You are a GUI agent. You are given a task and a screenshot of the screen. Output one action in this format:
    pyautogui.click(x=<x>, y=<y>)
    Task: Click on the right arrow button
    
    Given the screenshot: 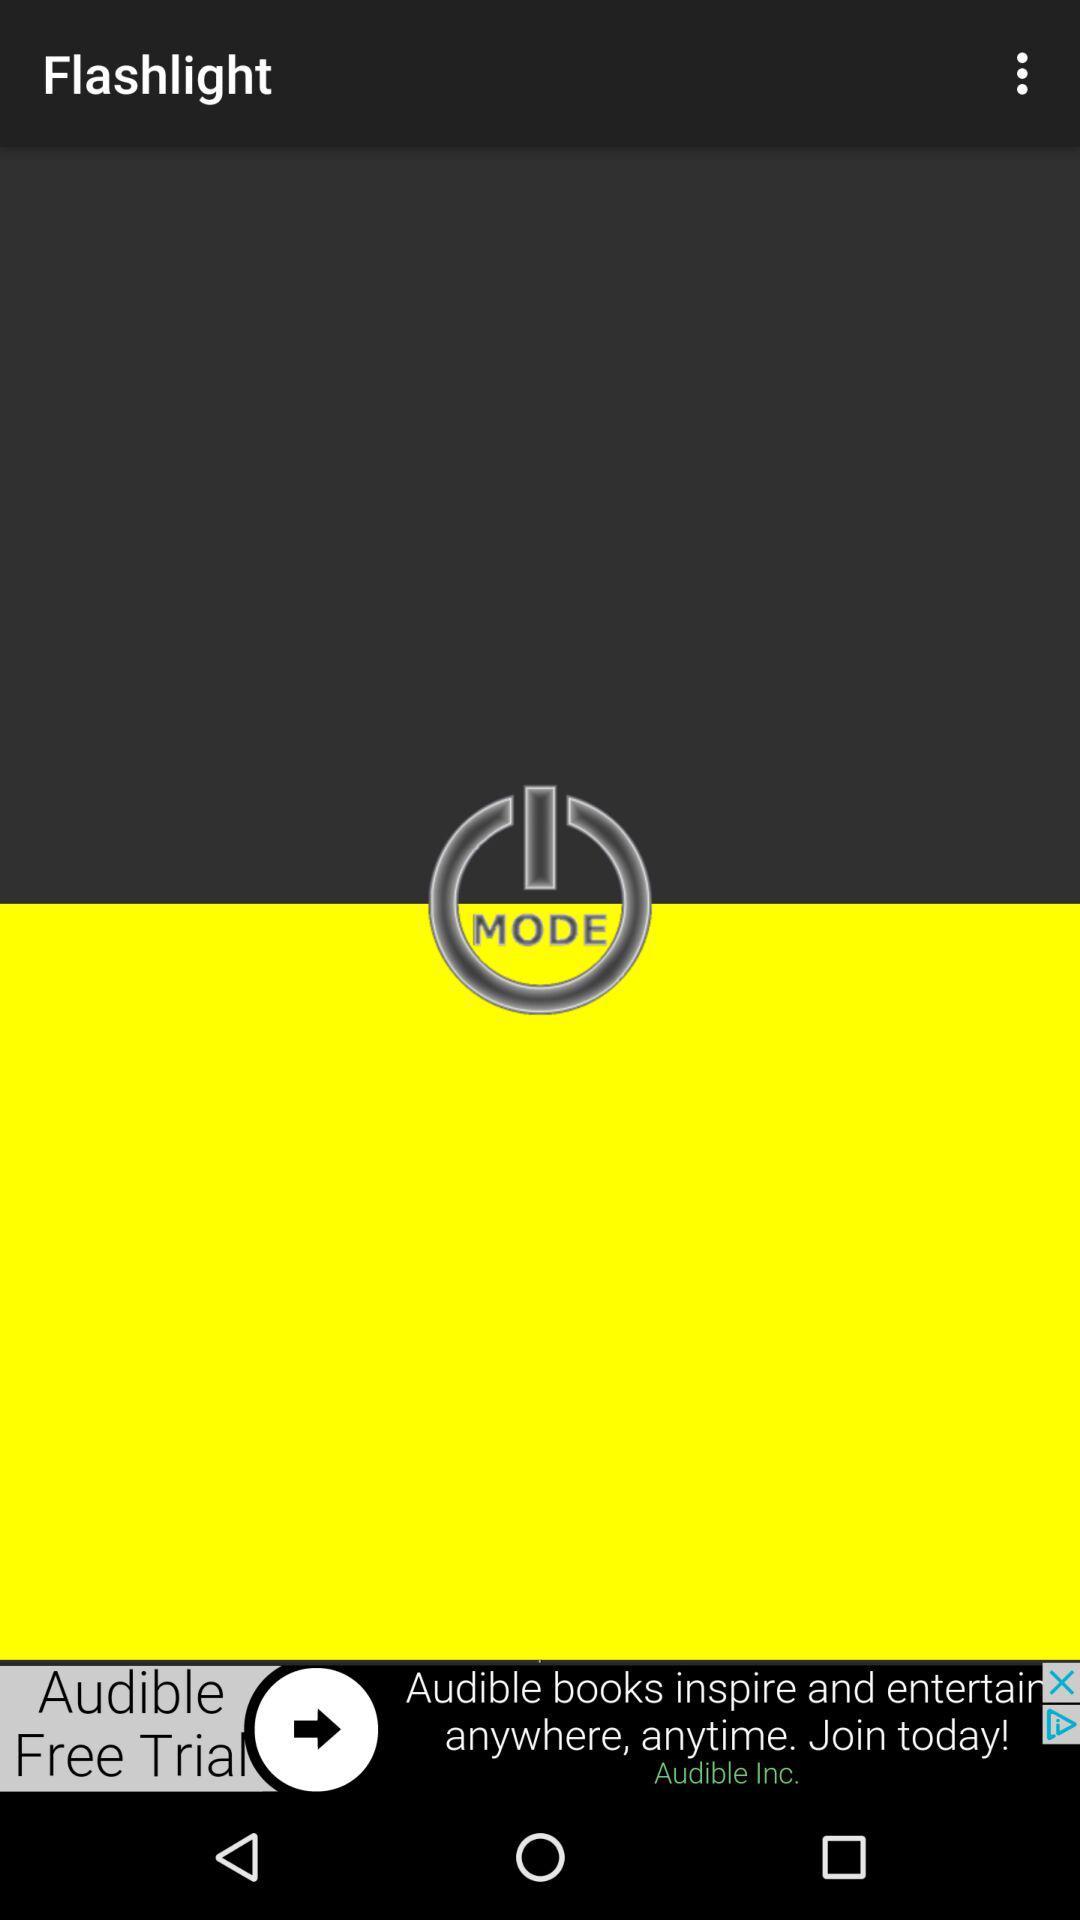 What is the action you would take?
    pyautogui.click(x=540, y=1727)
    